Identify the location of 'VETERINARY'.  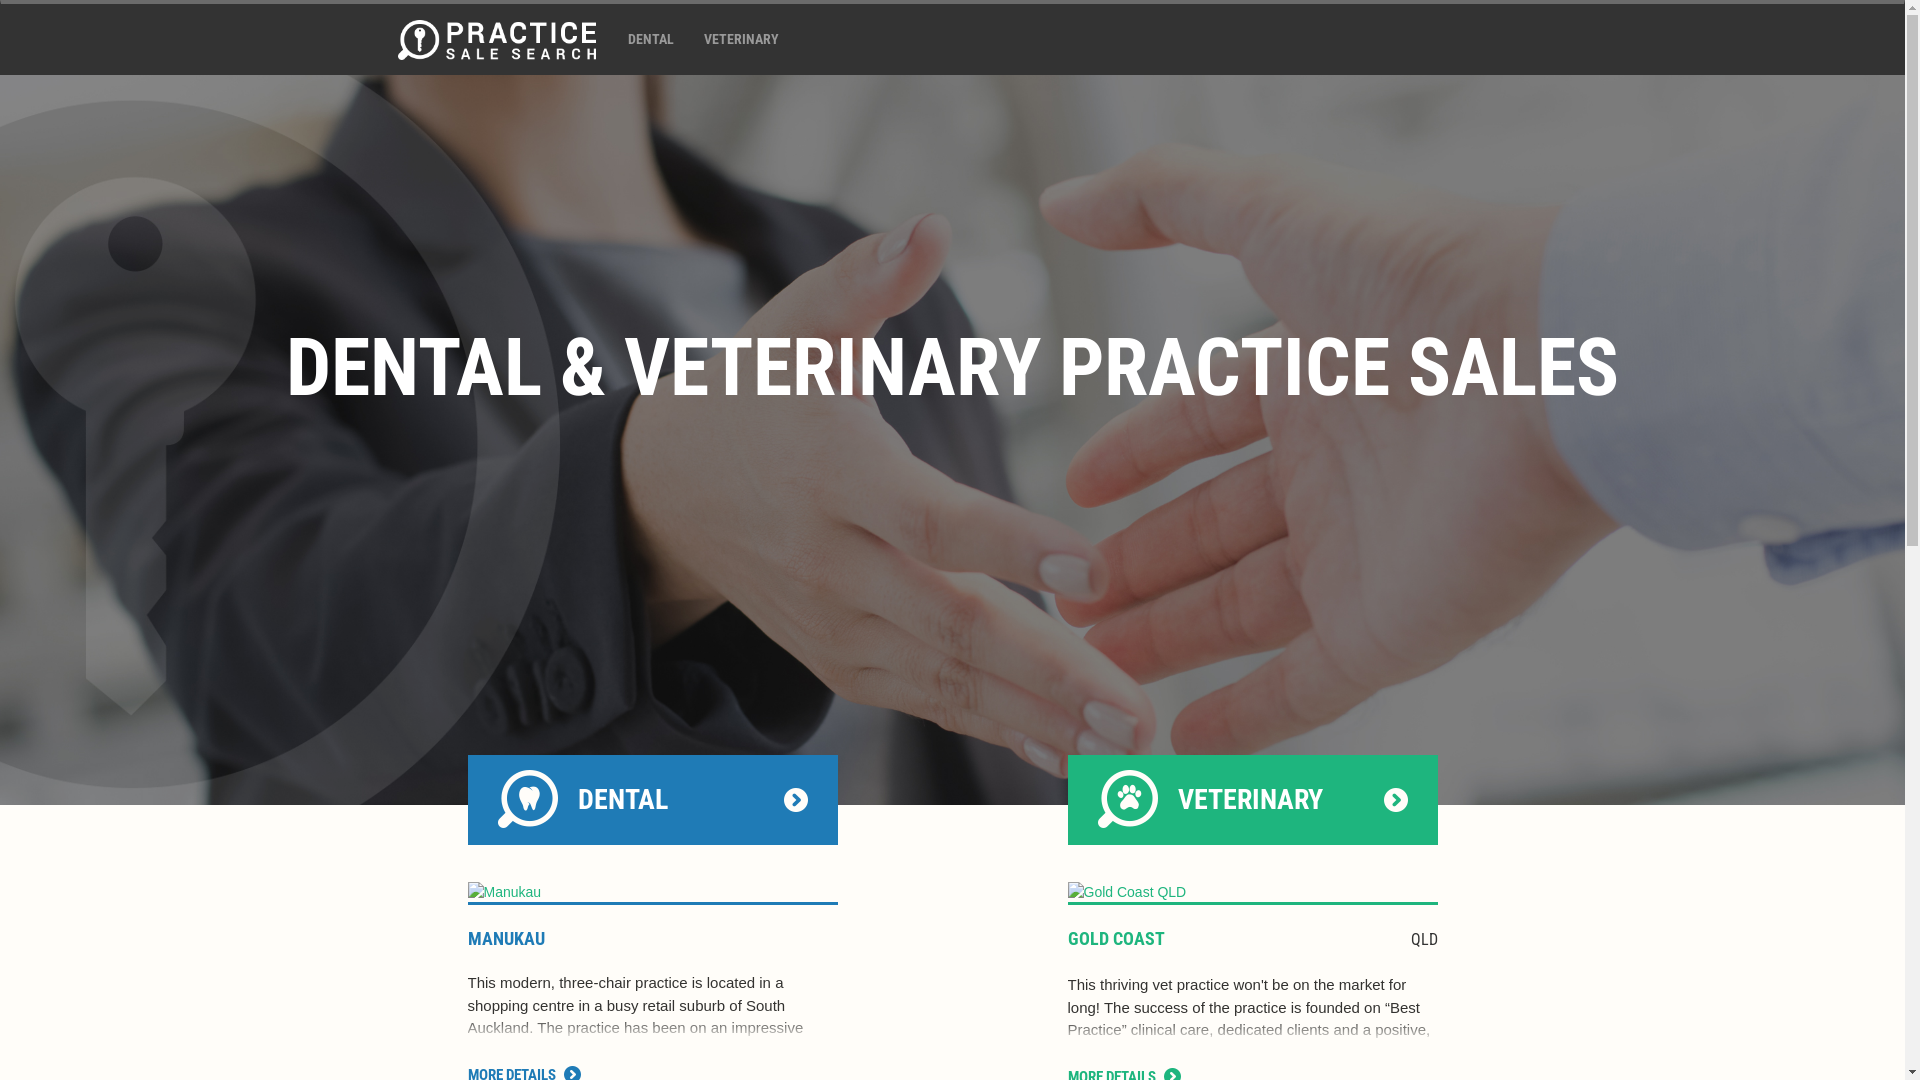
(739, 38).